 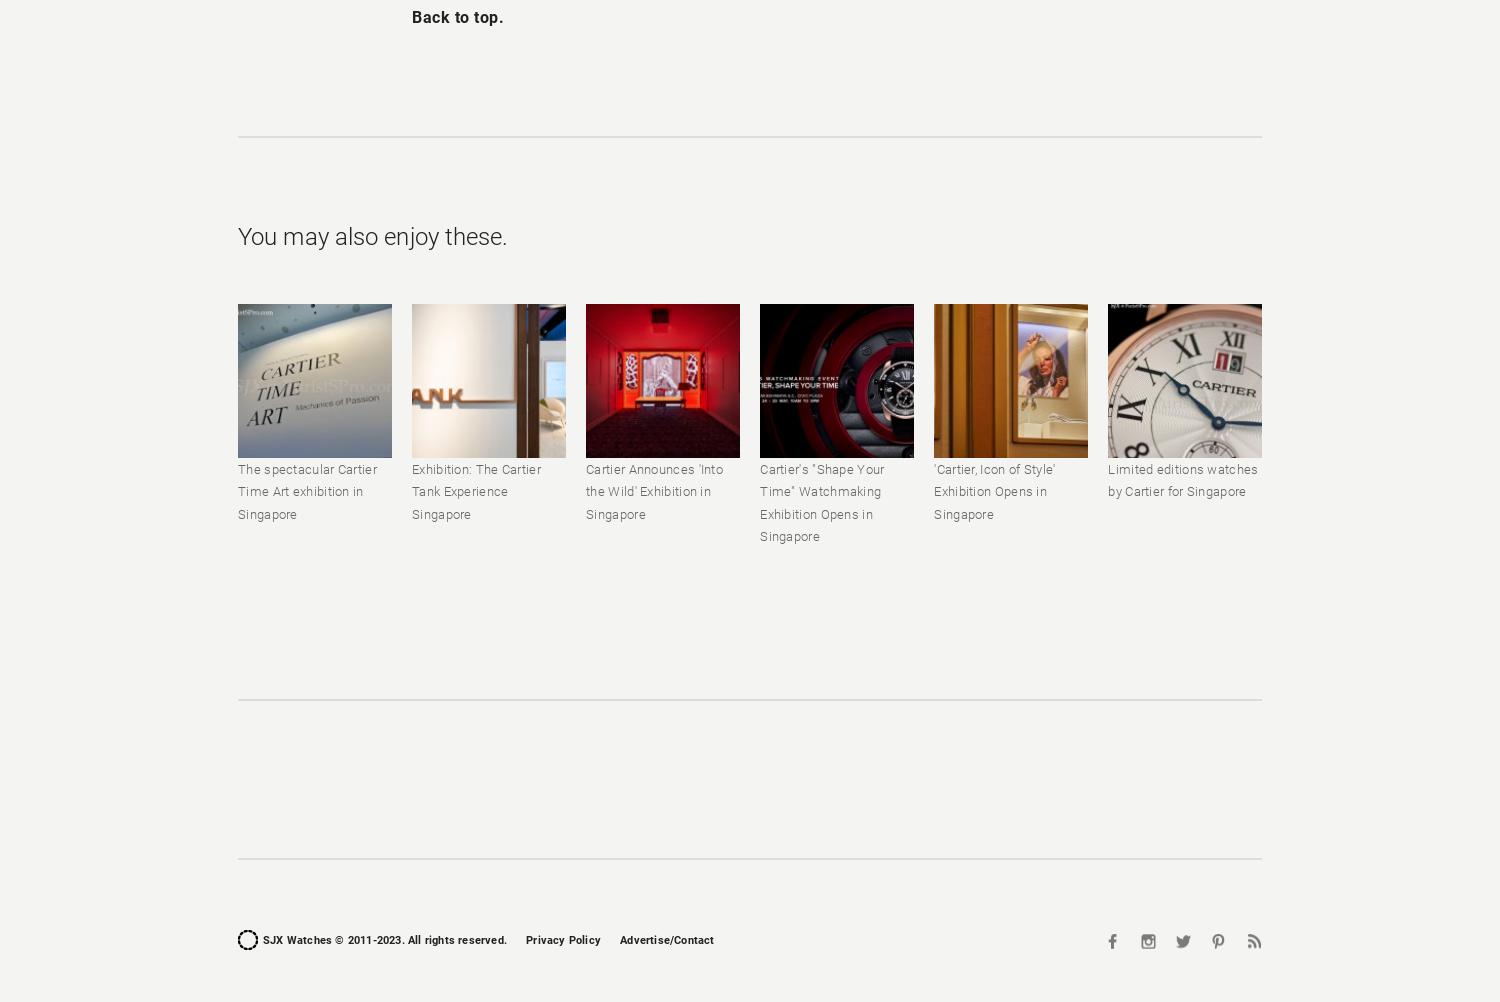 What do you see at coordinates (654, 490) in the screenshot?
I see `'Cartier Announces 'Into the Wild' Exhibition in Singapore'` at bounding box center [654, 490].